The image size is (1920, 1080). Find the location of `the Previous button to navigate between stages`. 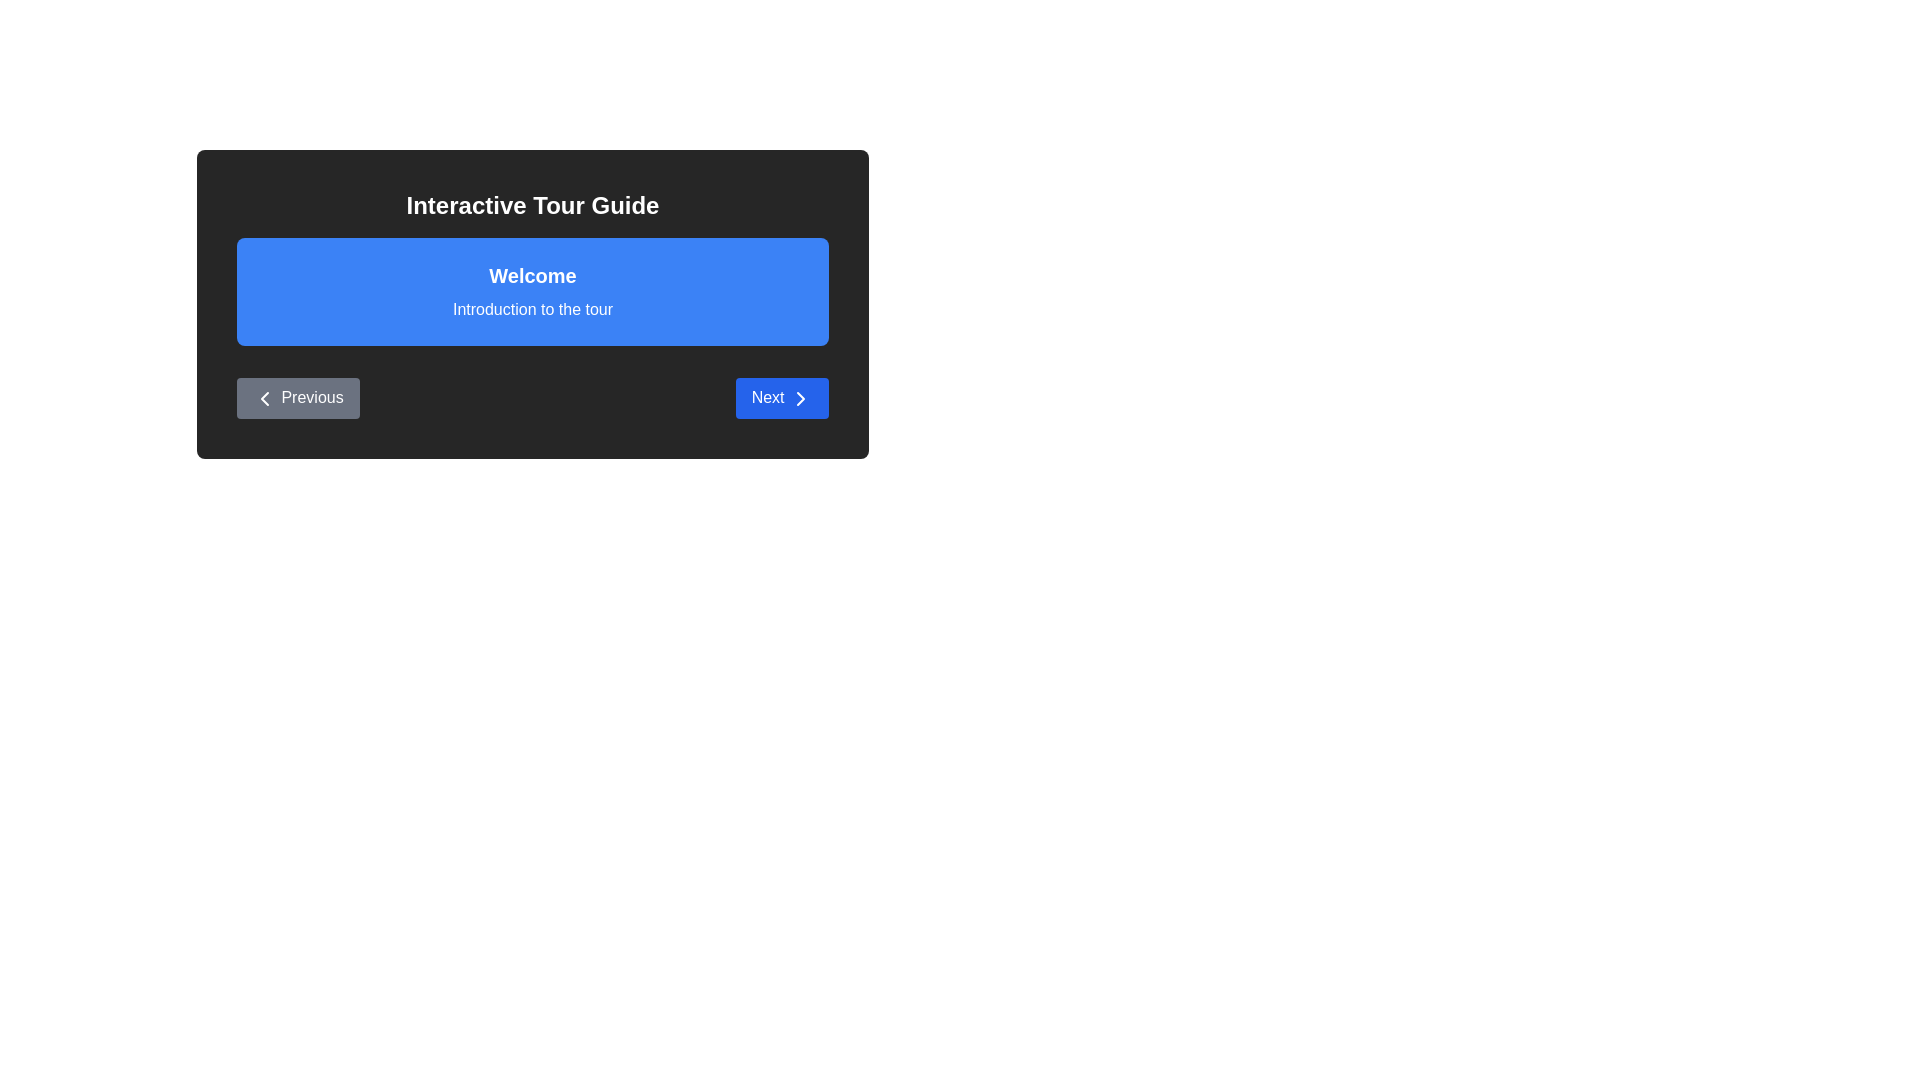

the Previous button to navigate between stages is located at coordinates (297, 398).